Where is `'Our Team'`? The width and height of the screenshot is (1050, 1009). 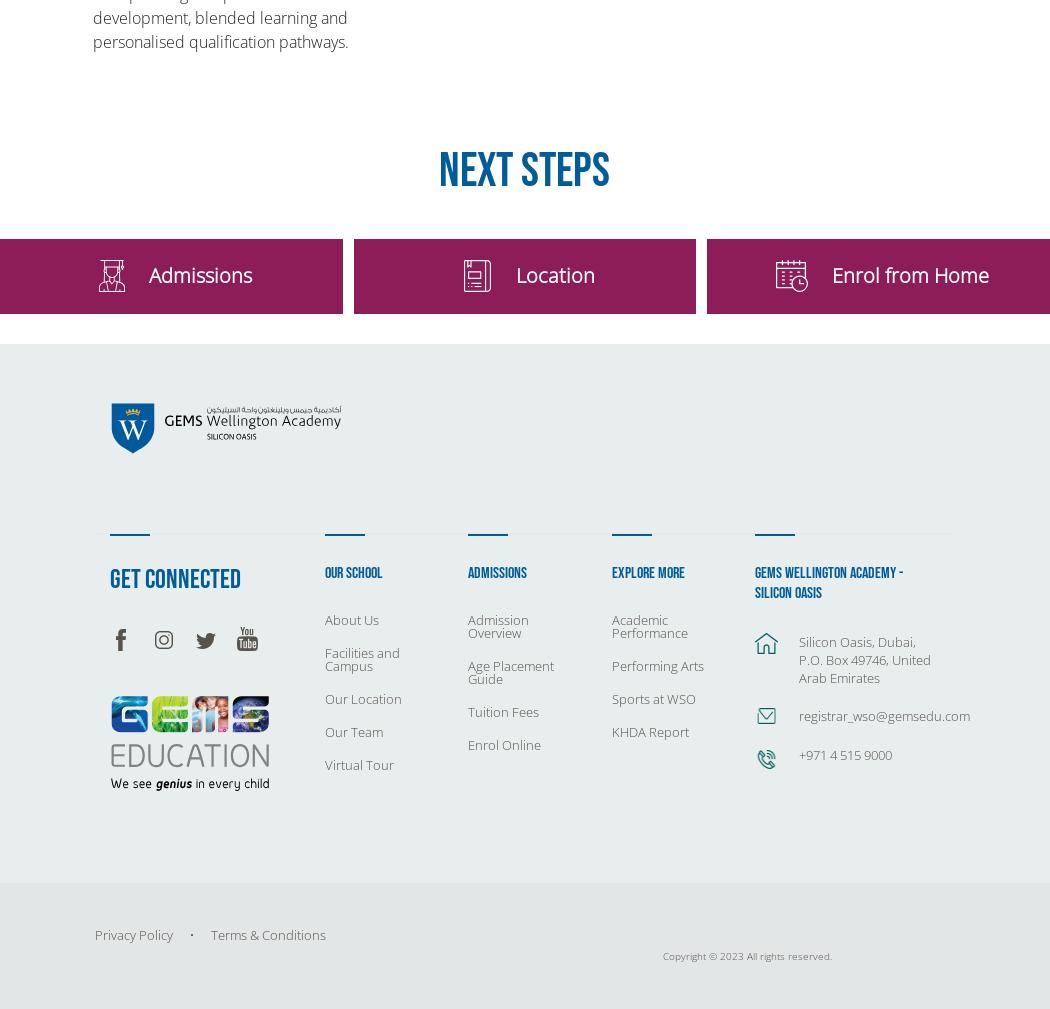
'Our Team' is located at coordinates (352, 731).